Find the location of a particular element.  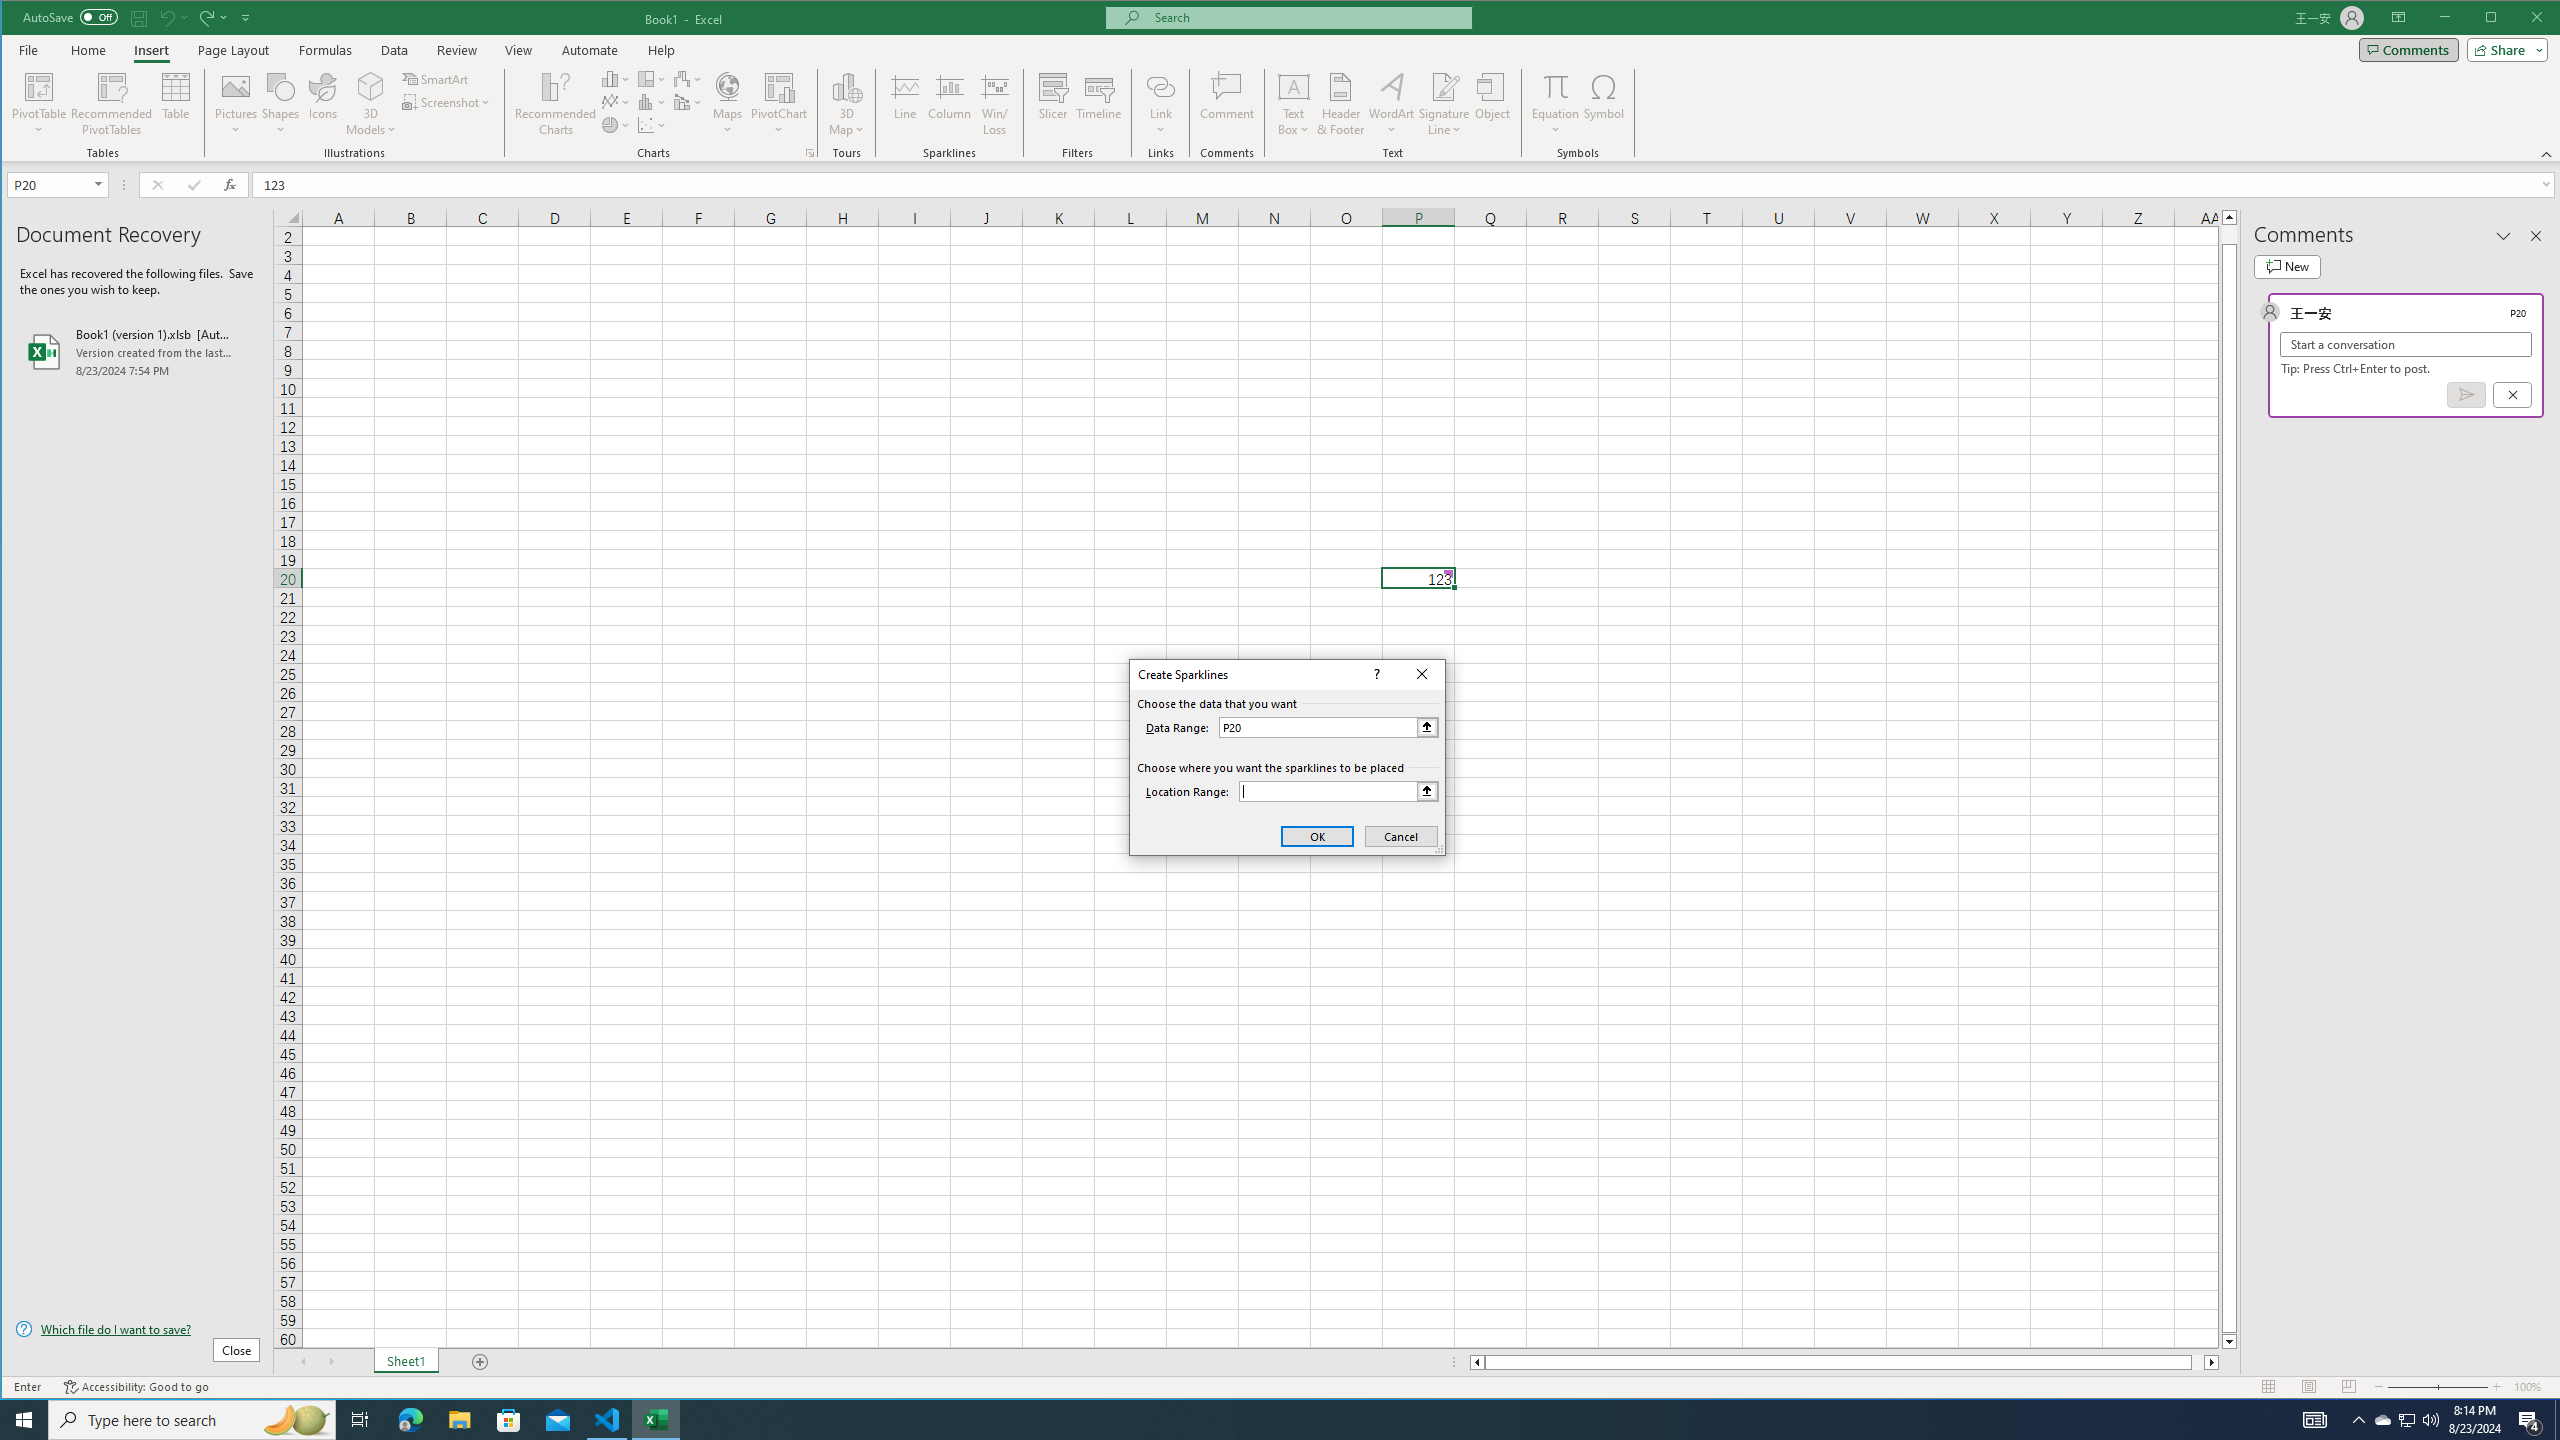

'Maps' is located at coordinates (727, 103).